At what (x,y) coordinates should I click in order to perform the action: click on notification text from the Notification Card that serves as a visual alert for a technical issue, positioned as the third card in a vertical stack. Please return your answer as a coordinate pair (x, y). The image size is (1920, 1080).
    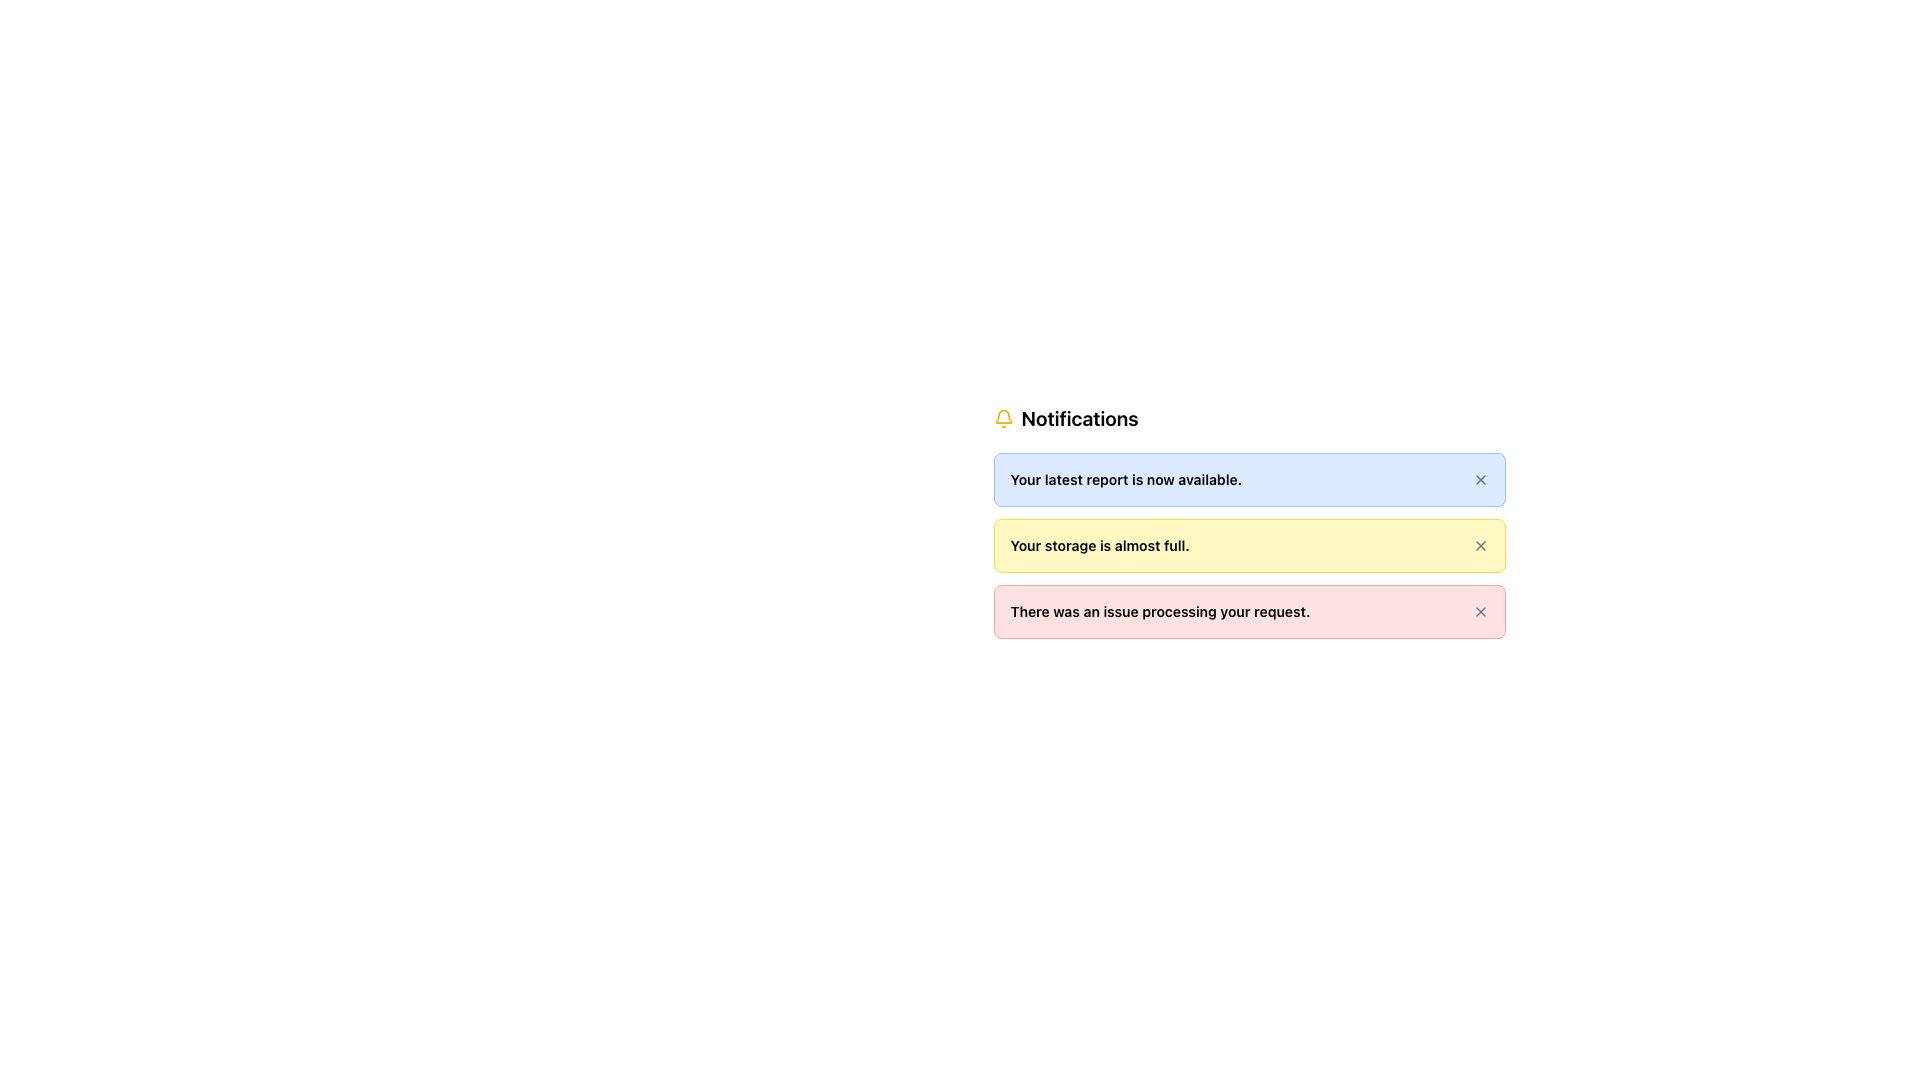
    Looking at the image, I should click on (1248, 611).